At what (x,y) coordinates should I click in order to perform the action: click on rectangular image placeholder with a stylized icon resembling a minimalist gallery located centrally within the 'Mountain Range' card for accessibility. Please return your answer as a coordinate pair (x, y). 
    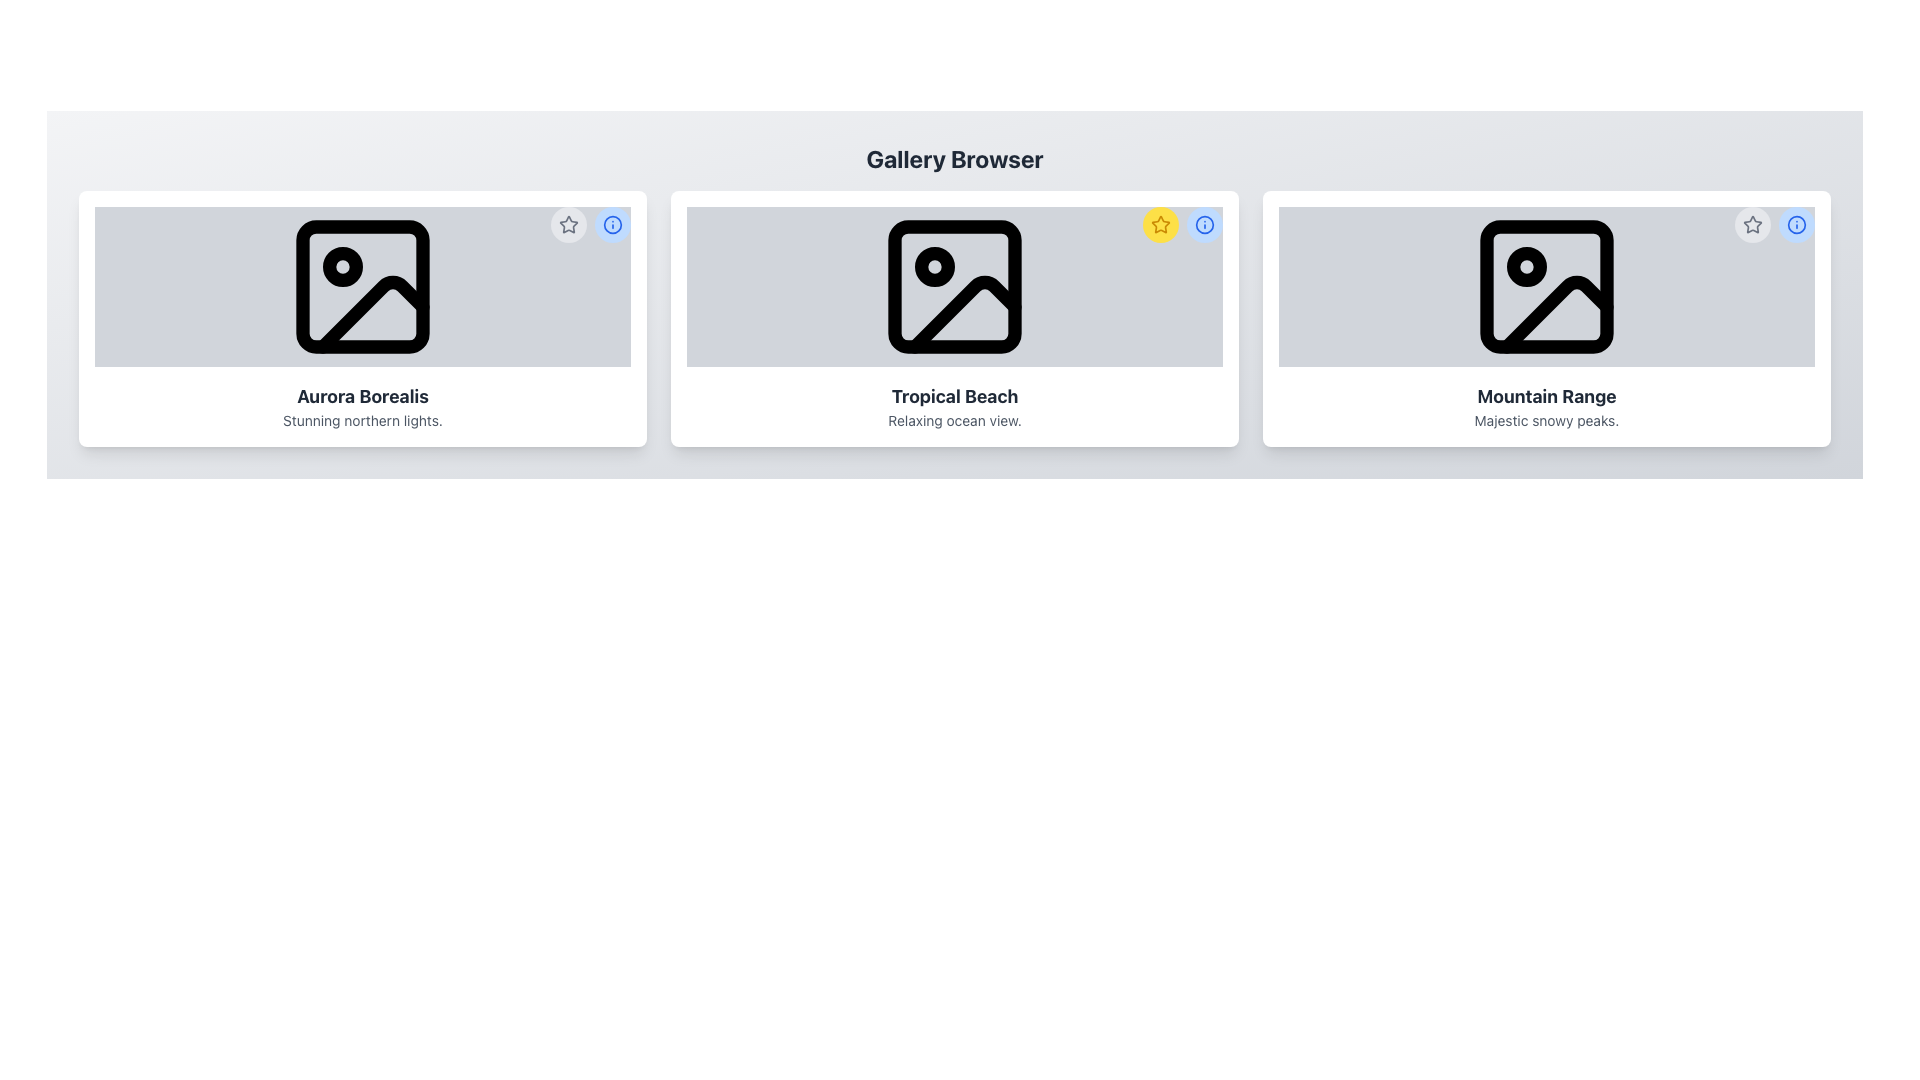
    Looking at the image, I should click on (1545, 286).